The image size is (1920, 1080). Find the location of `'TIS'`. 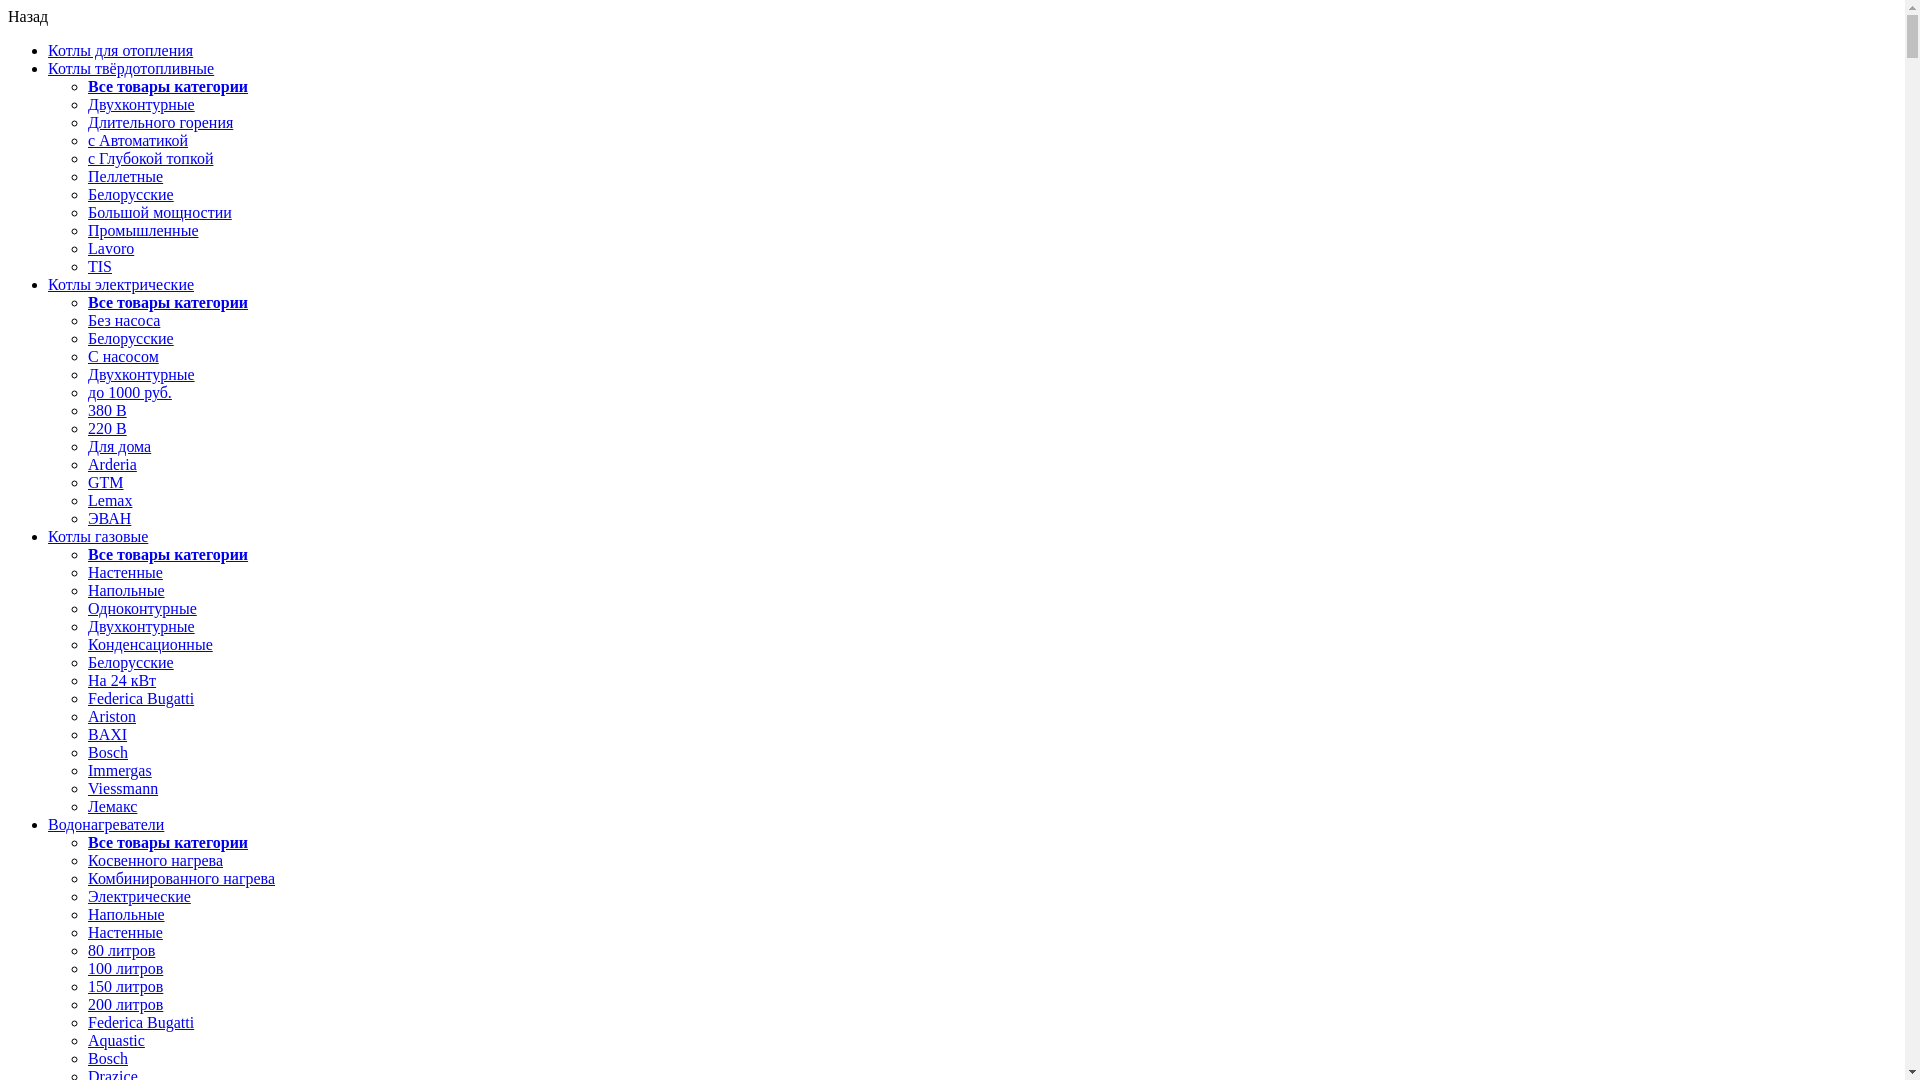

'TIS' is located at coordinates (99, 265).